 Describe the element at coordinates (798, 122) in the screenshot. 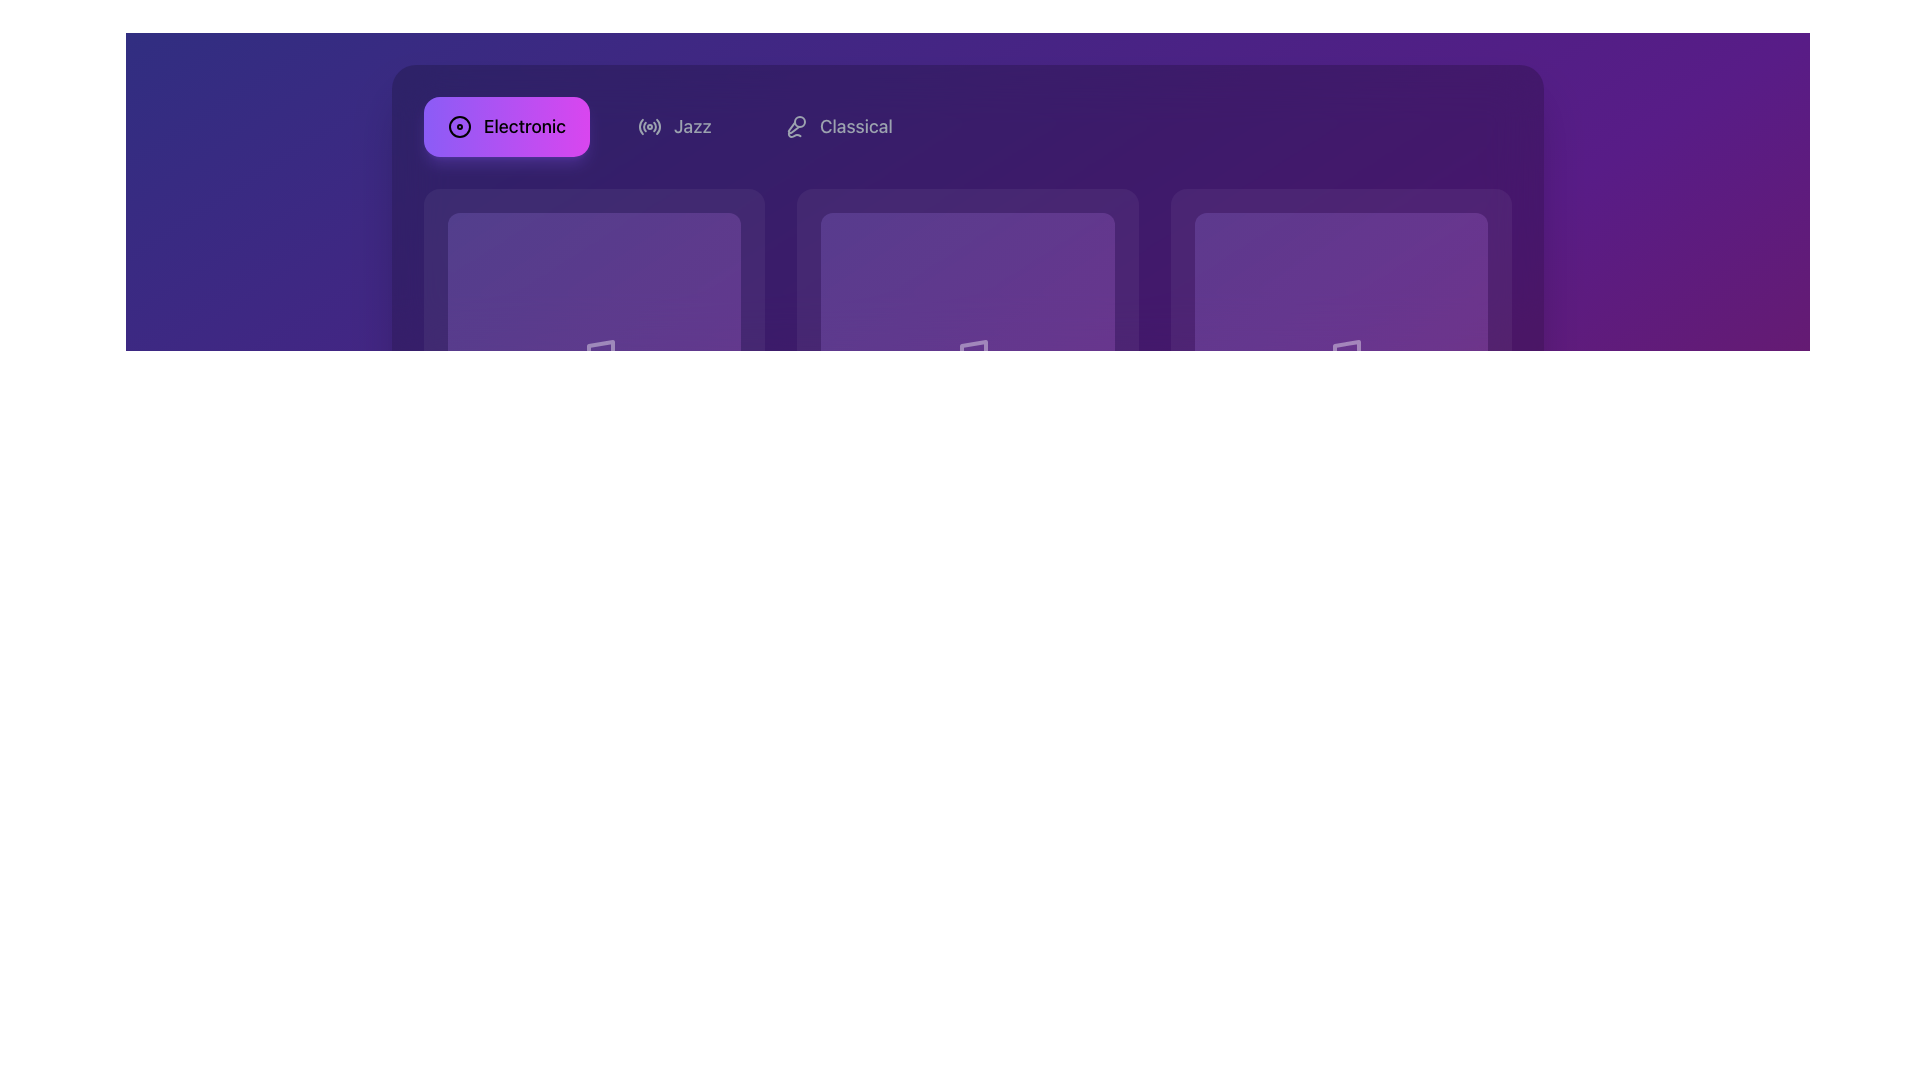

I see `the small circular graphic element that is part of the 'mic vocal' icon located at the rightmost portion of the navigation menu area` at that location.